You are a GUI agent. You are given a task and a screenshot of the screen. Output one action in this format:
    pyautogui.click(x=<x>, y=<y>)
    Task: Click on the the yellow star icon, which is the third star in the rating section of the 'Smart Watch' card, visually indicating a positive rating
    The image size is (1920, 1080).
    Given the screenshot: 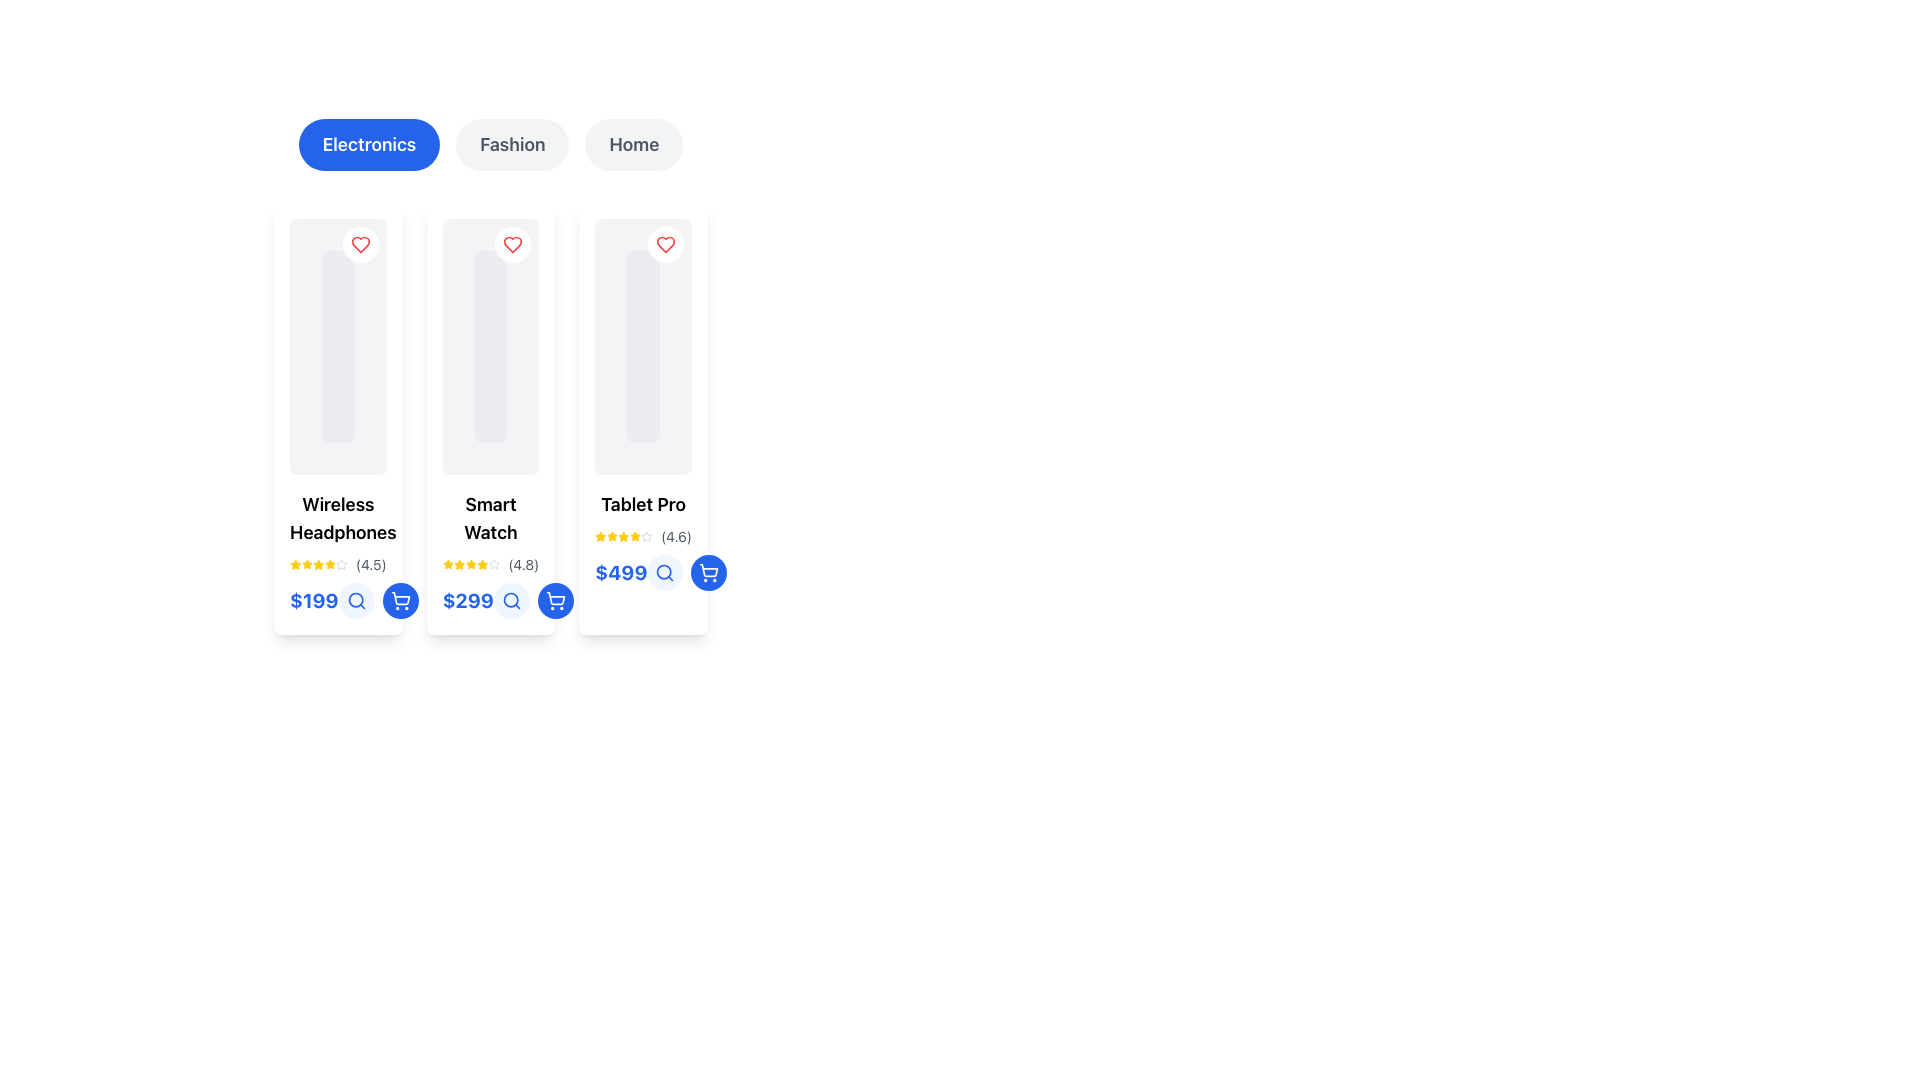 What is the action you would take?
    pyautogui.click(x=458, y=564)
    